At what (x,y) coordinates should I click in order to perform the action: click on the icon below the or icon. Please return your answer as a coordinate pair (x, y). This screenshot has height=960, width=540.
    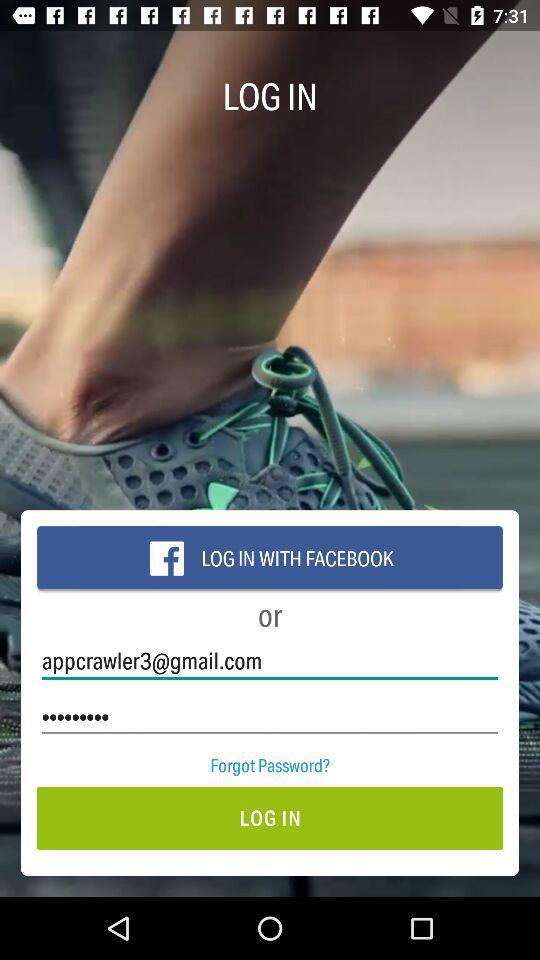
    Looking at the image, I should click on (270, 661).